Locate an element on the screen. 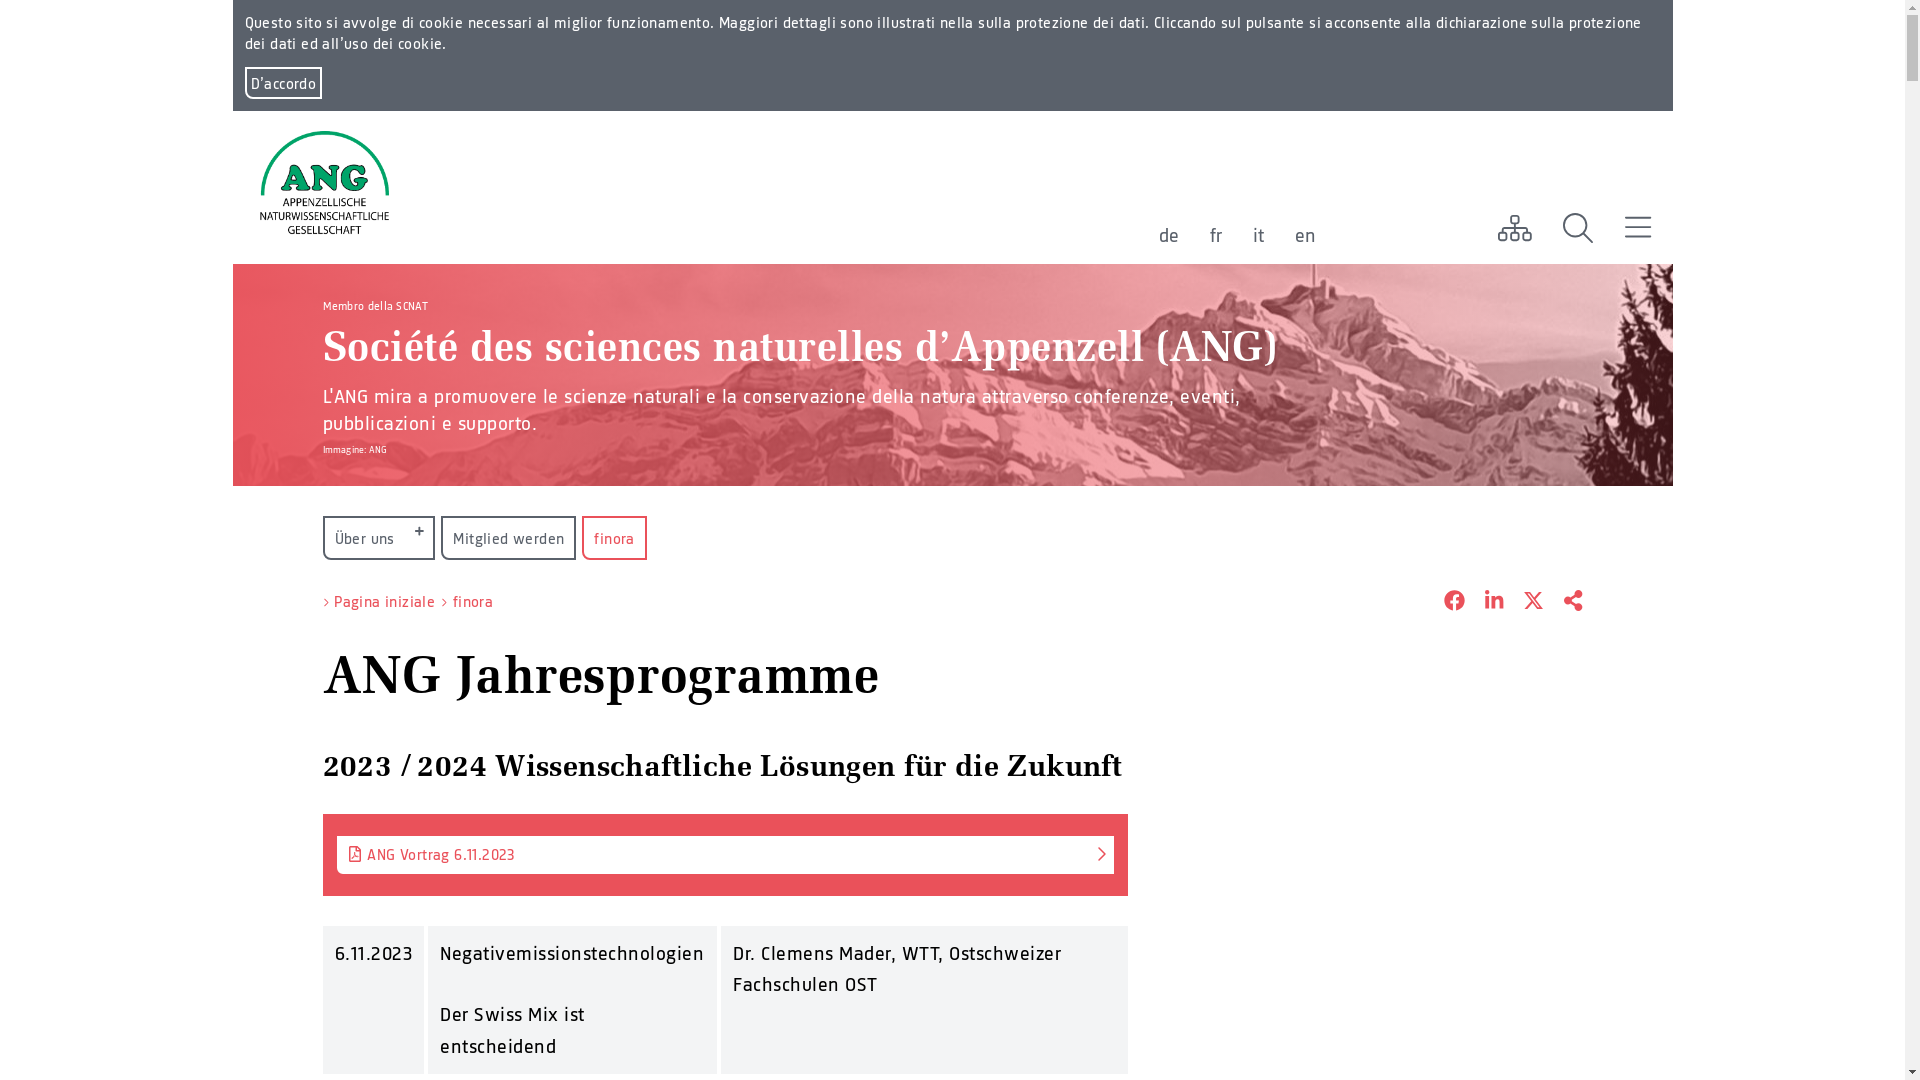 This screenshot has height=1080, width=1920. 'Condividi su X' is located at coordinates (1522, 601).